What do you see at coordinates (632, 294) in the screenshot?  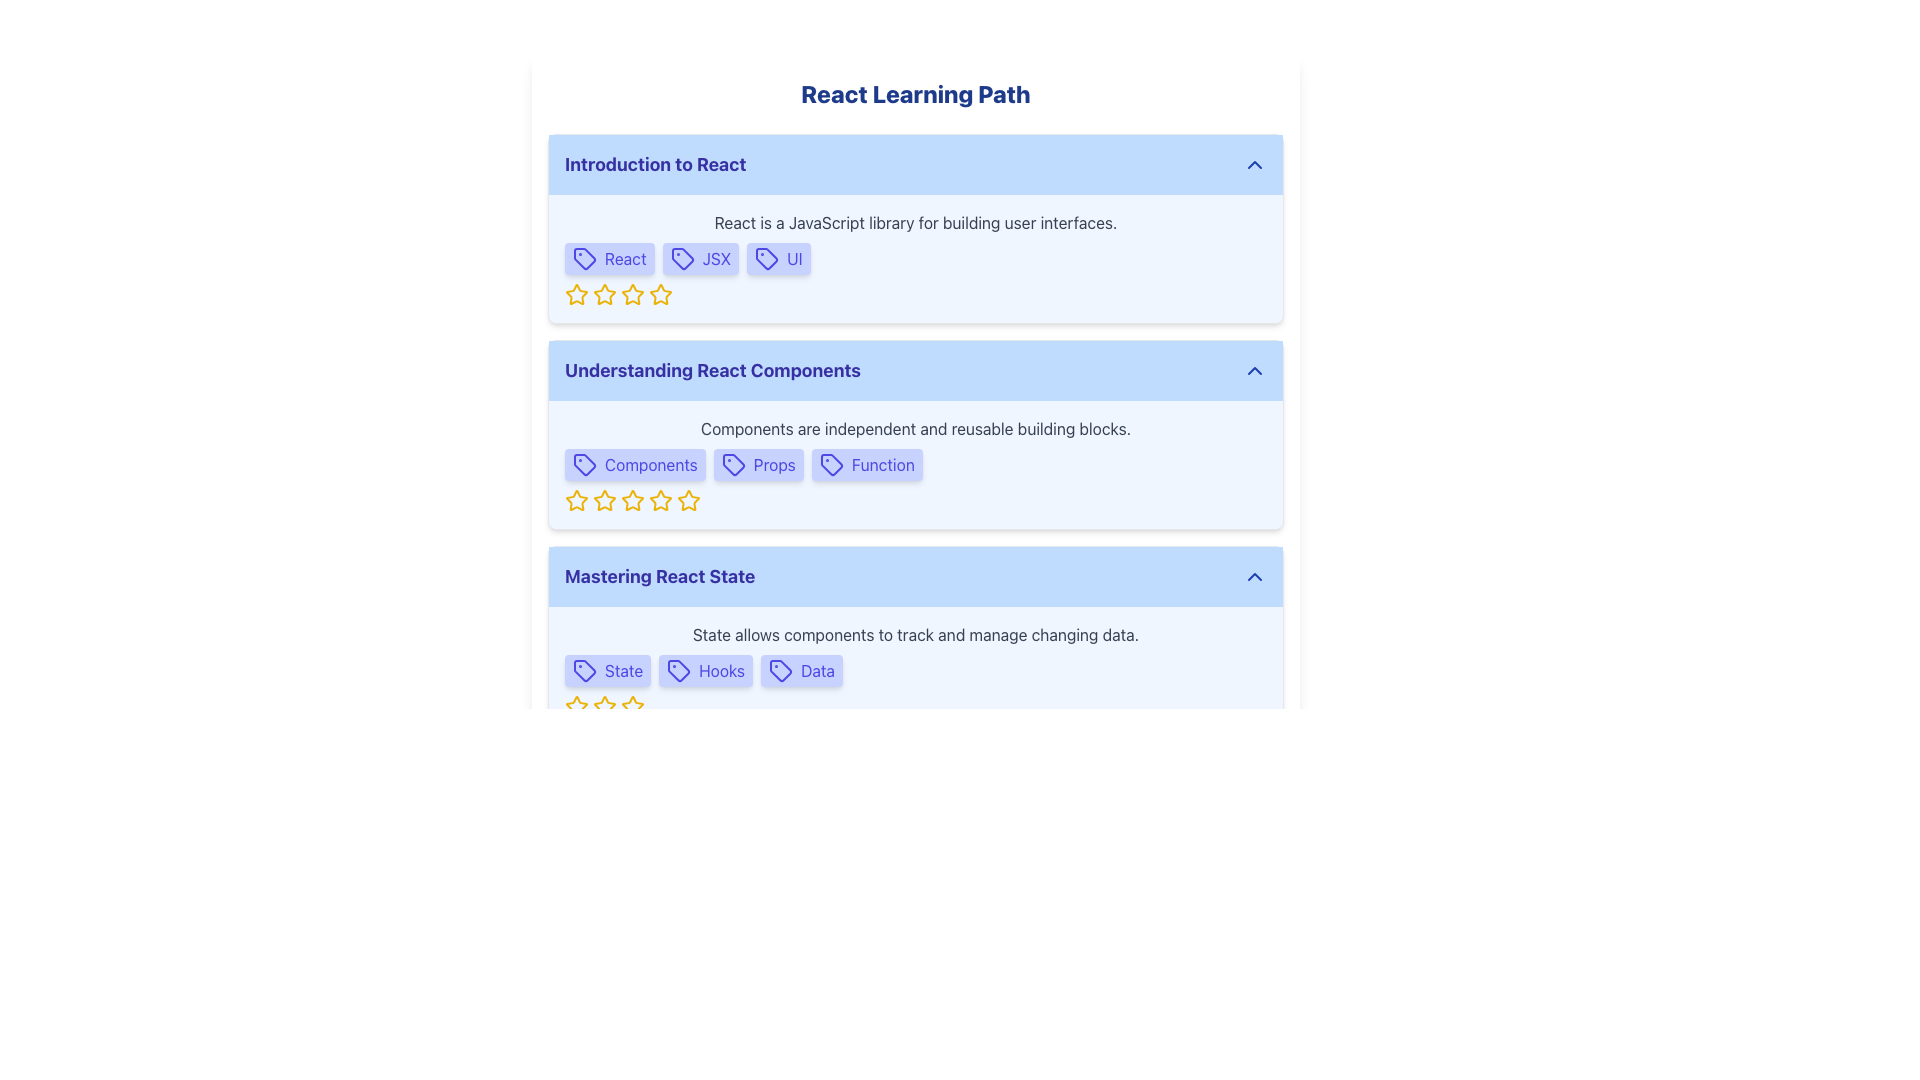 I see `the third star in the five-star rating component for the 'Introduction to React' section` at bounding box center [632, 294].